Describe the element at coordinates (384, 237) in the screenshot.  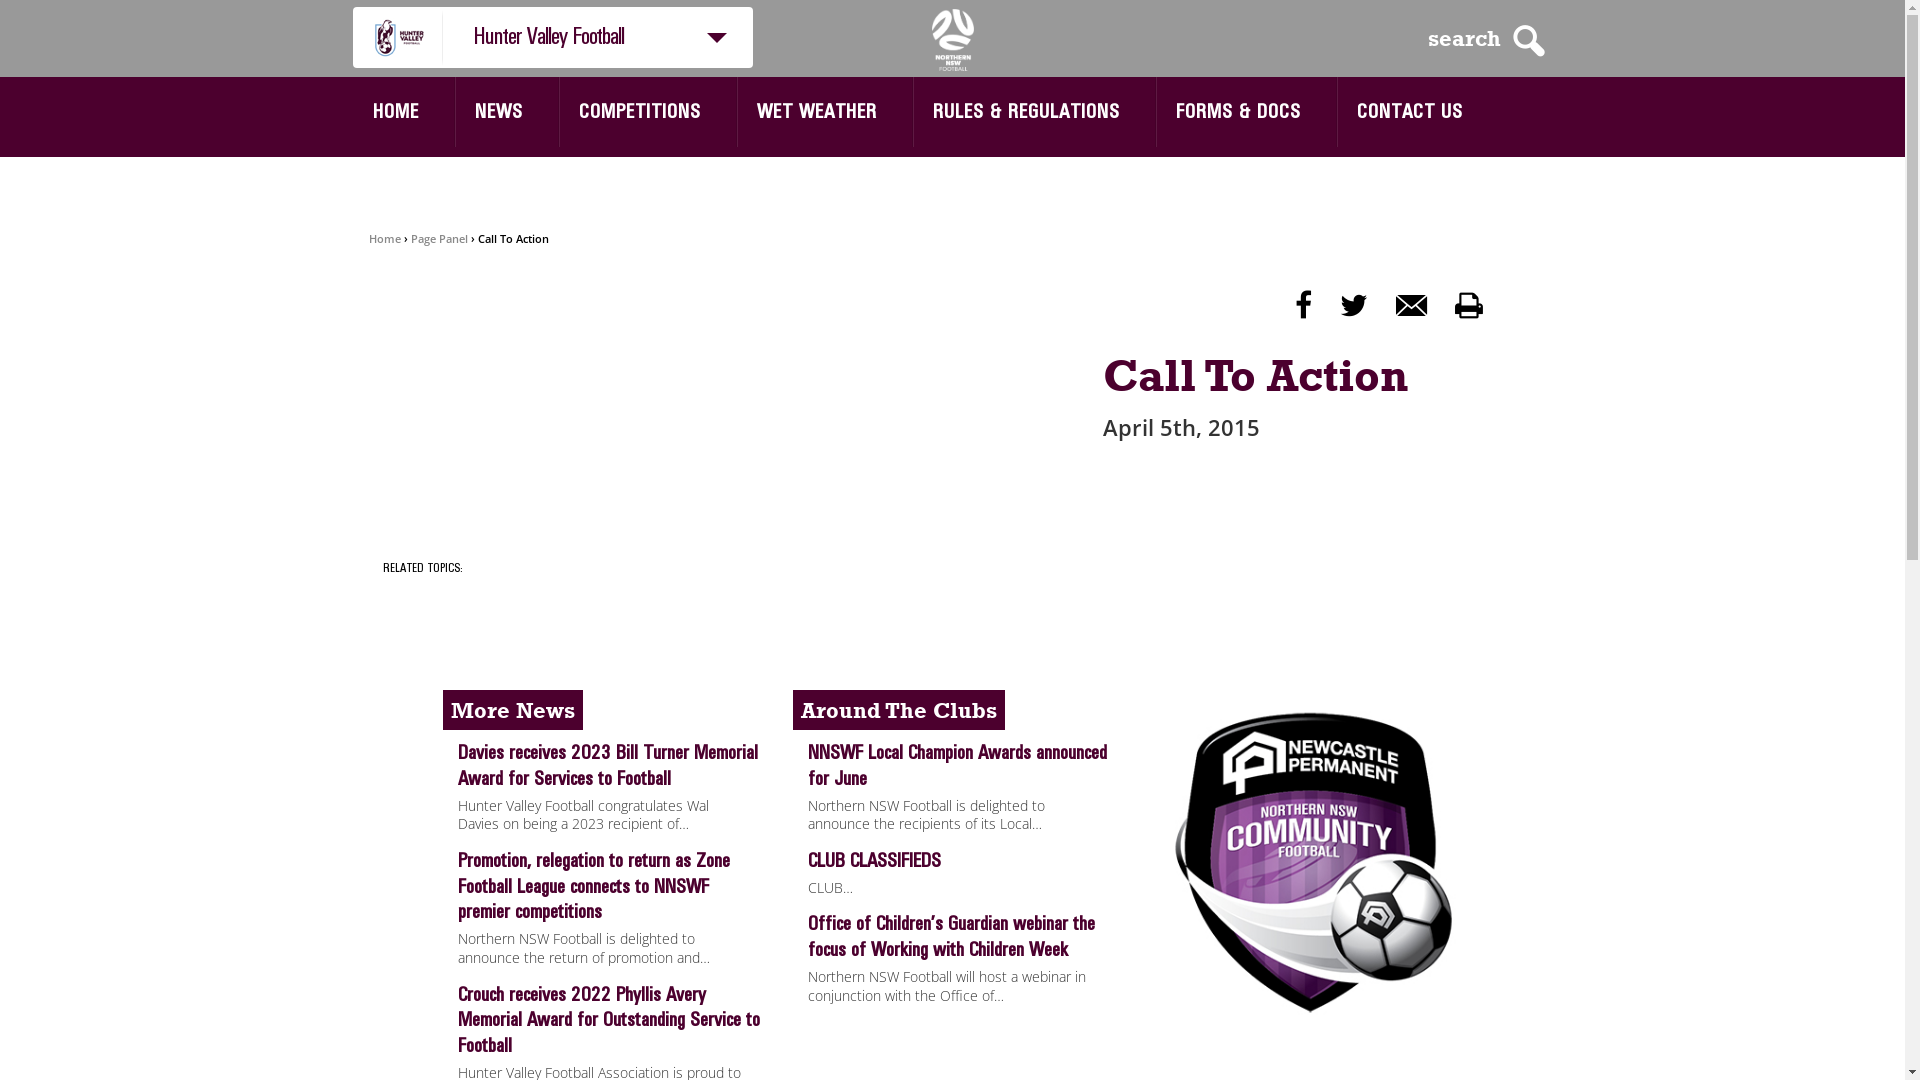
I see `'Home'` at that location.